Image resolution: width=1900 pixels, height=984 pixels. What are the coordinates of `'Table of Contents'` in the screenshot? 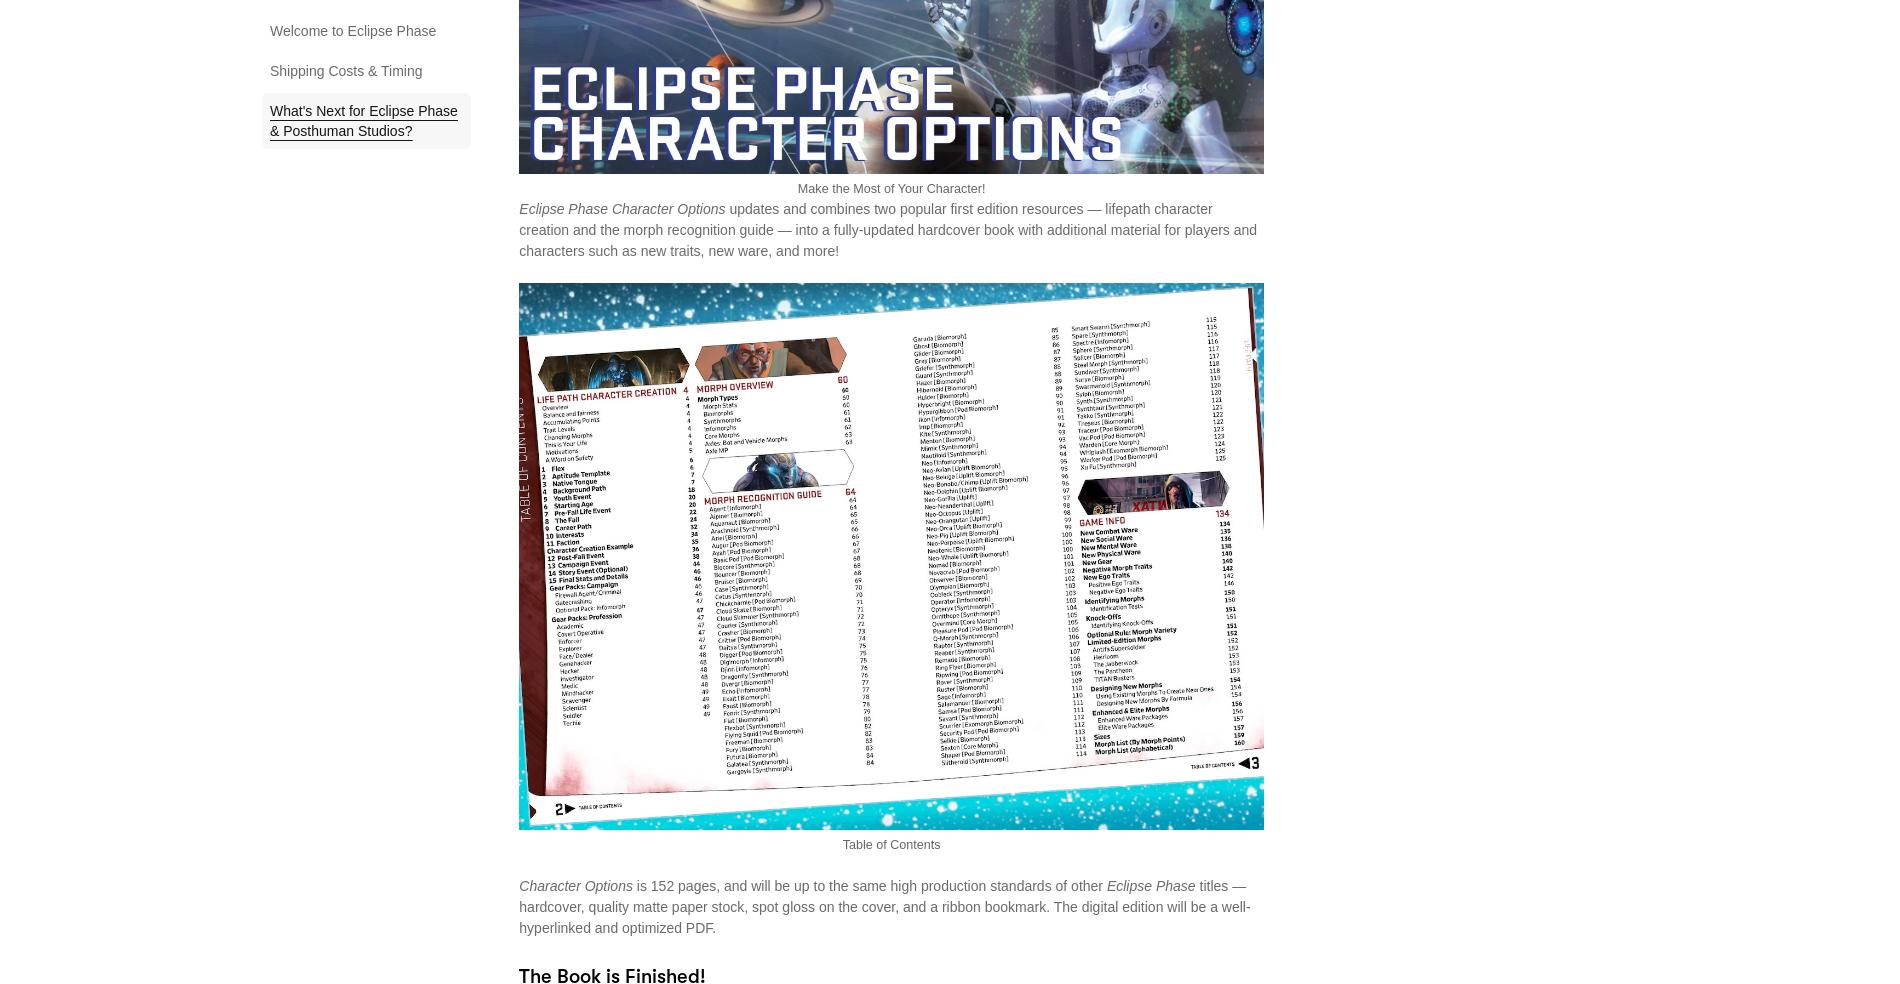 It's located at (889, 842).